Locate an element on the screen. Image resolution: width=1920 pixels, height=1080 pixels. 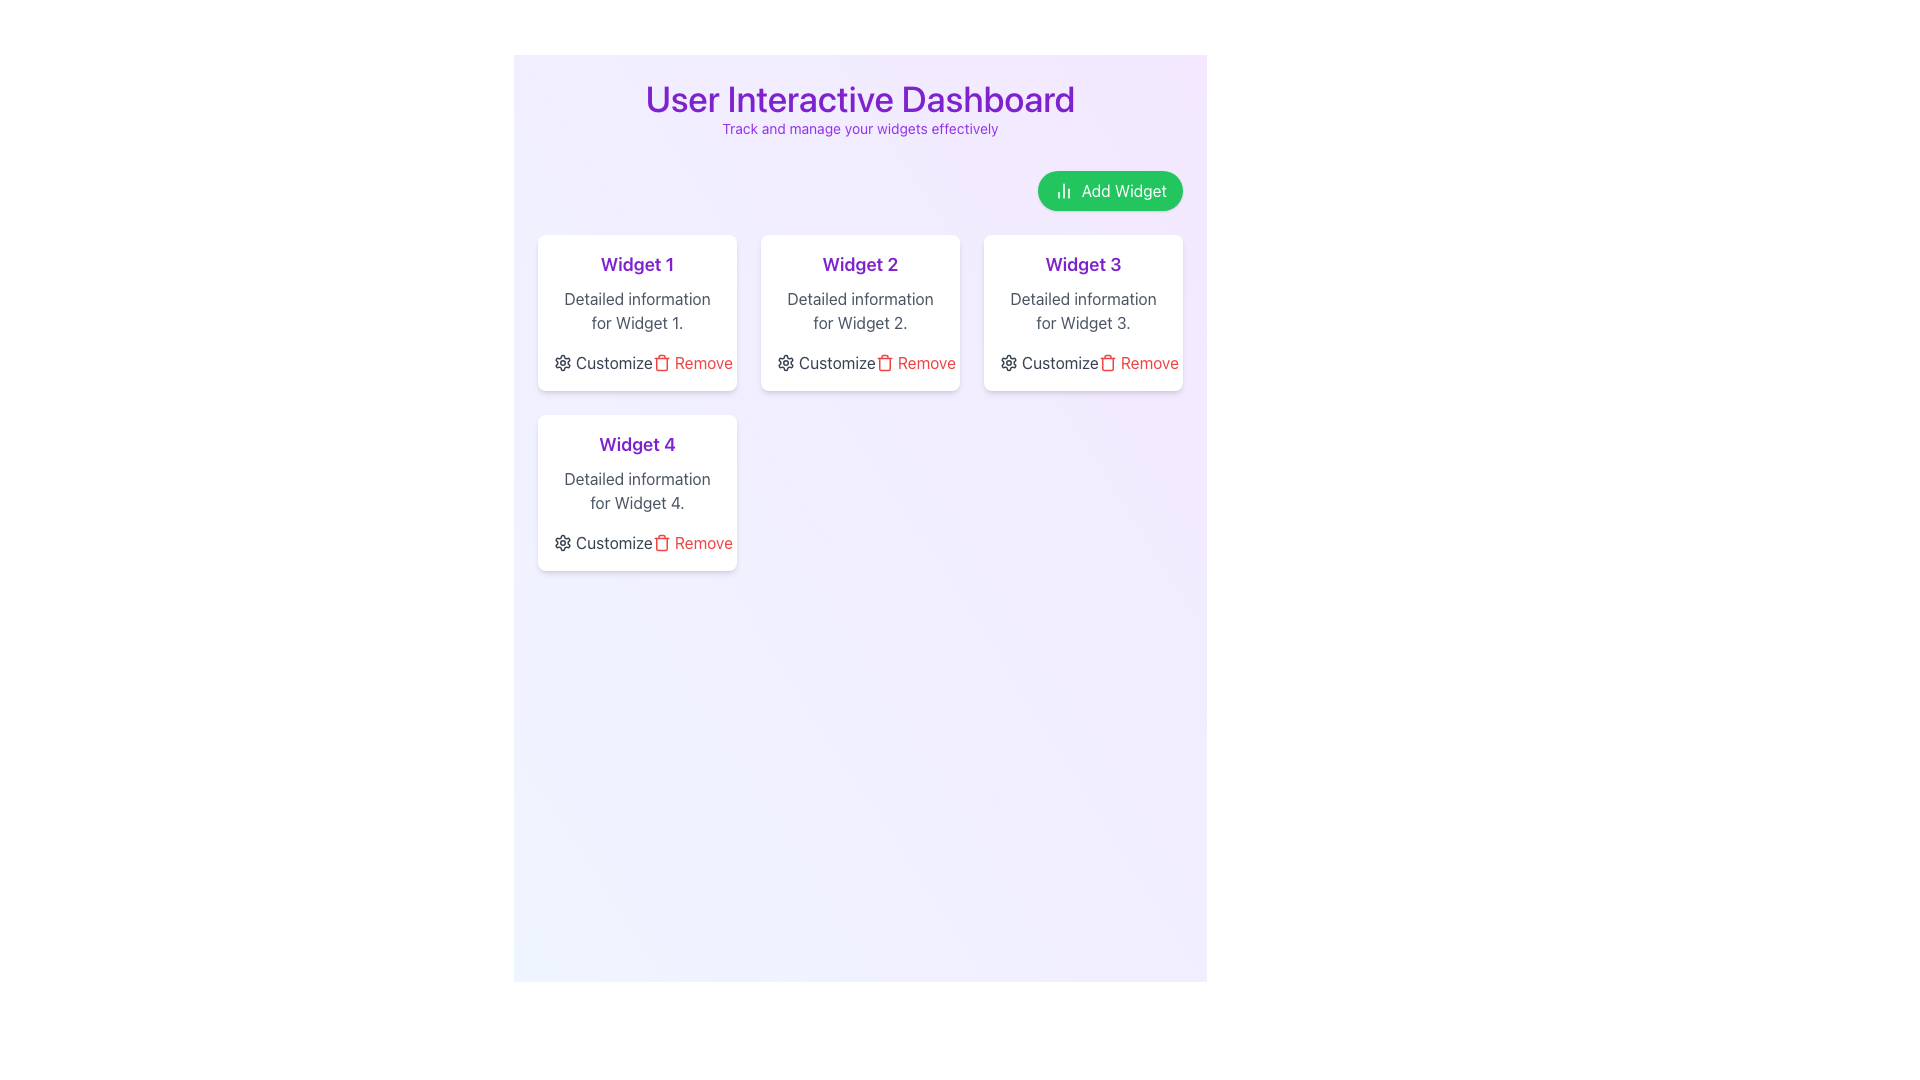
the 'Remove' button, styled in red and associated with deletion actions, located in the top row, middle column of the grid layout is located at coordinates (914, 362).